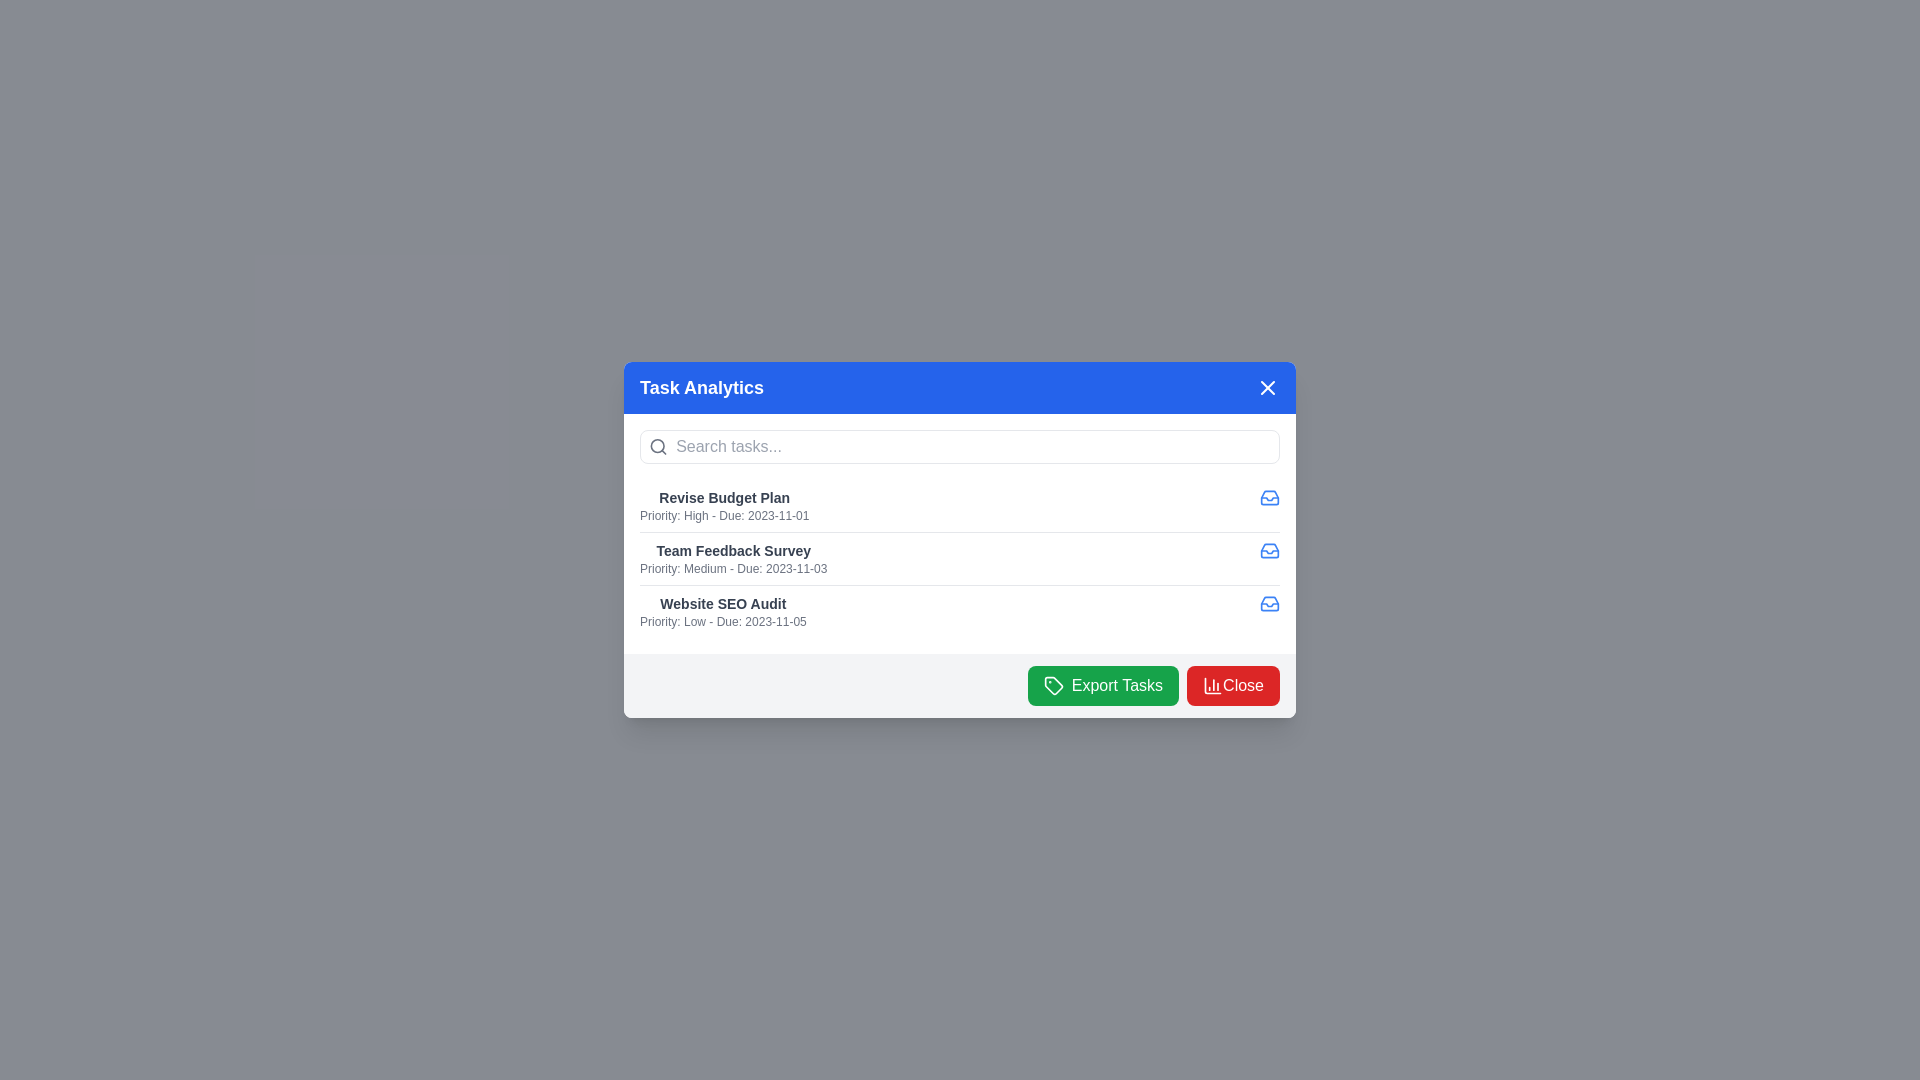 Image resolution: width=1920 pixels, height=1080 pixels. What do you see at coordinates (1269, 551) in the screenshot?
I see `the blue inbox icon located in the second row of the task management interface, to the right of 'Team Feedback Survey'` at bounding box center [1269, 551].